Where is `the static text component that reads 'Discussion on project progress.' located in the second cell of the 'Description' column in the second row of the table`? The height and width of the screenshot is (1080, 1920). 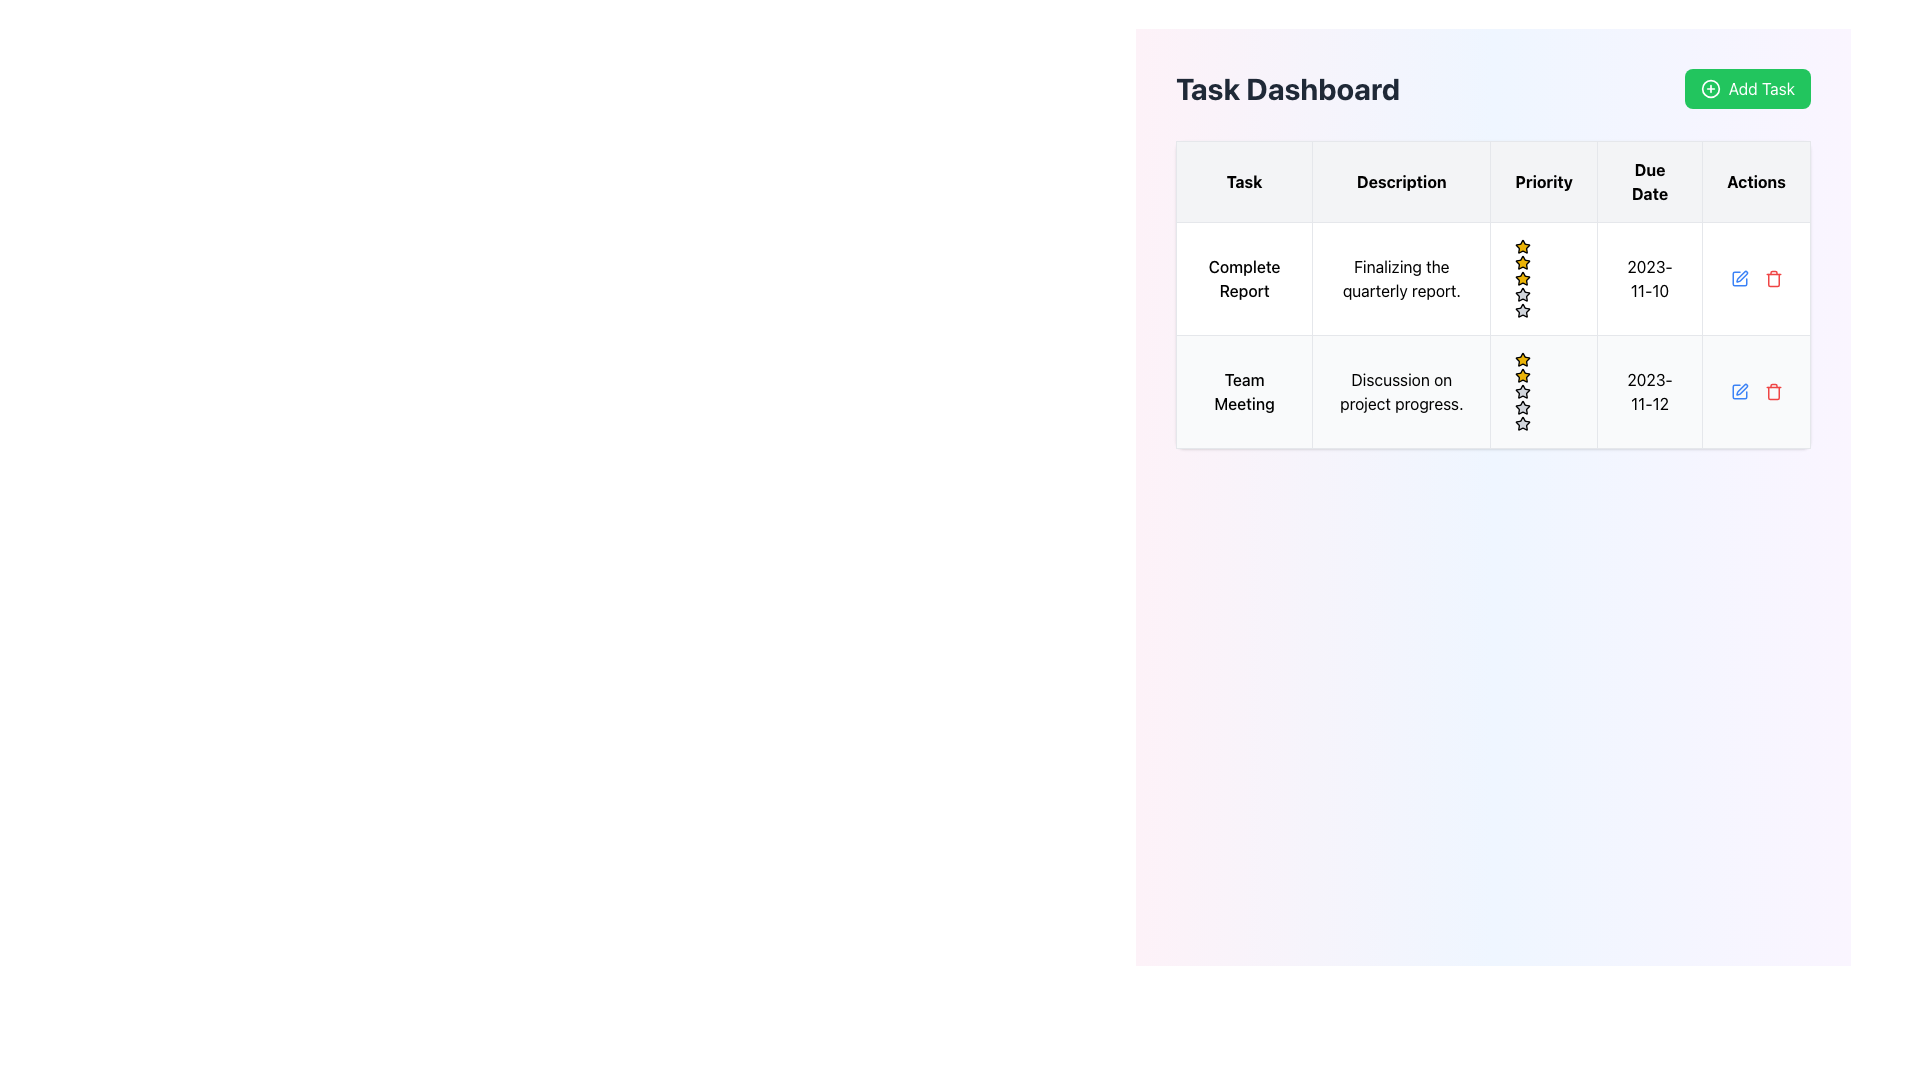
the static text component that reads 'Discussion on project progress.' located in the second cell of the 'Description' column in the second row of the table is located at coordinates (1400, 392).